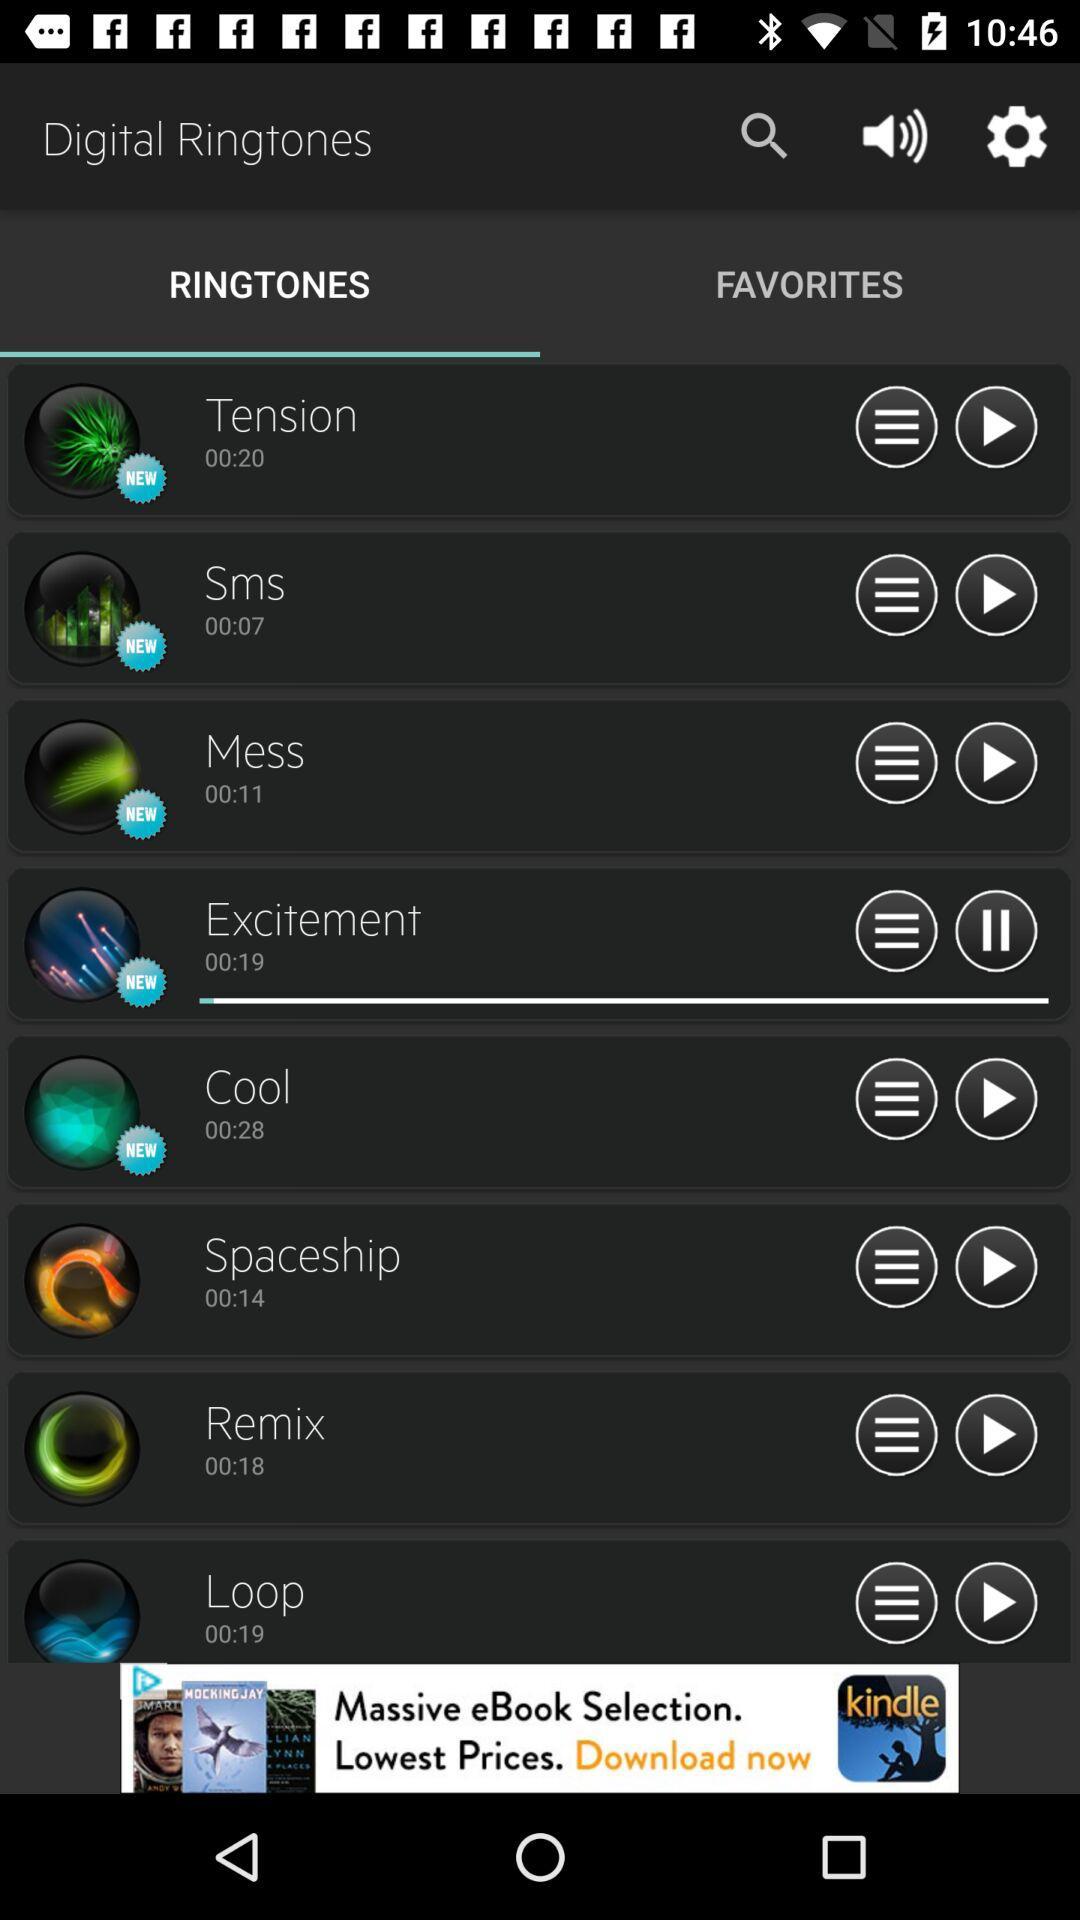 Image resolution: width=1080 pixels, height=1920 pixels. I want to click on red mark, so click(532, 1000).